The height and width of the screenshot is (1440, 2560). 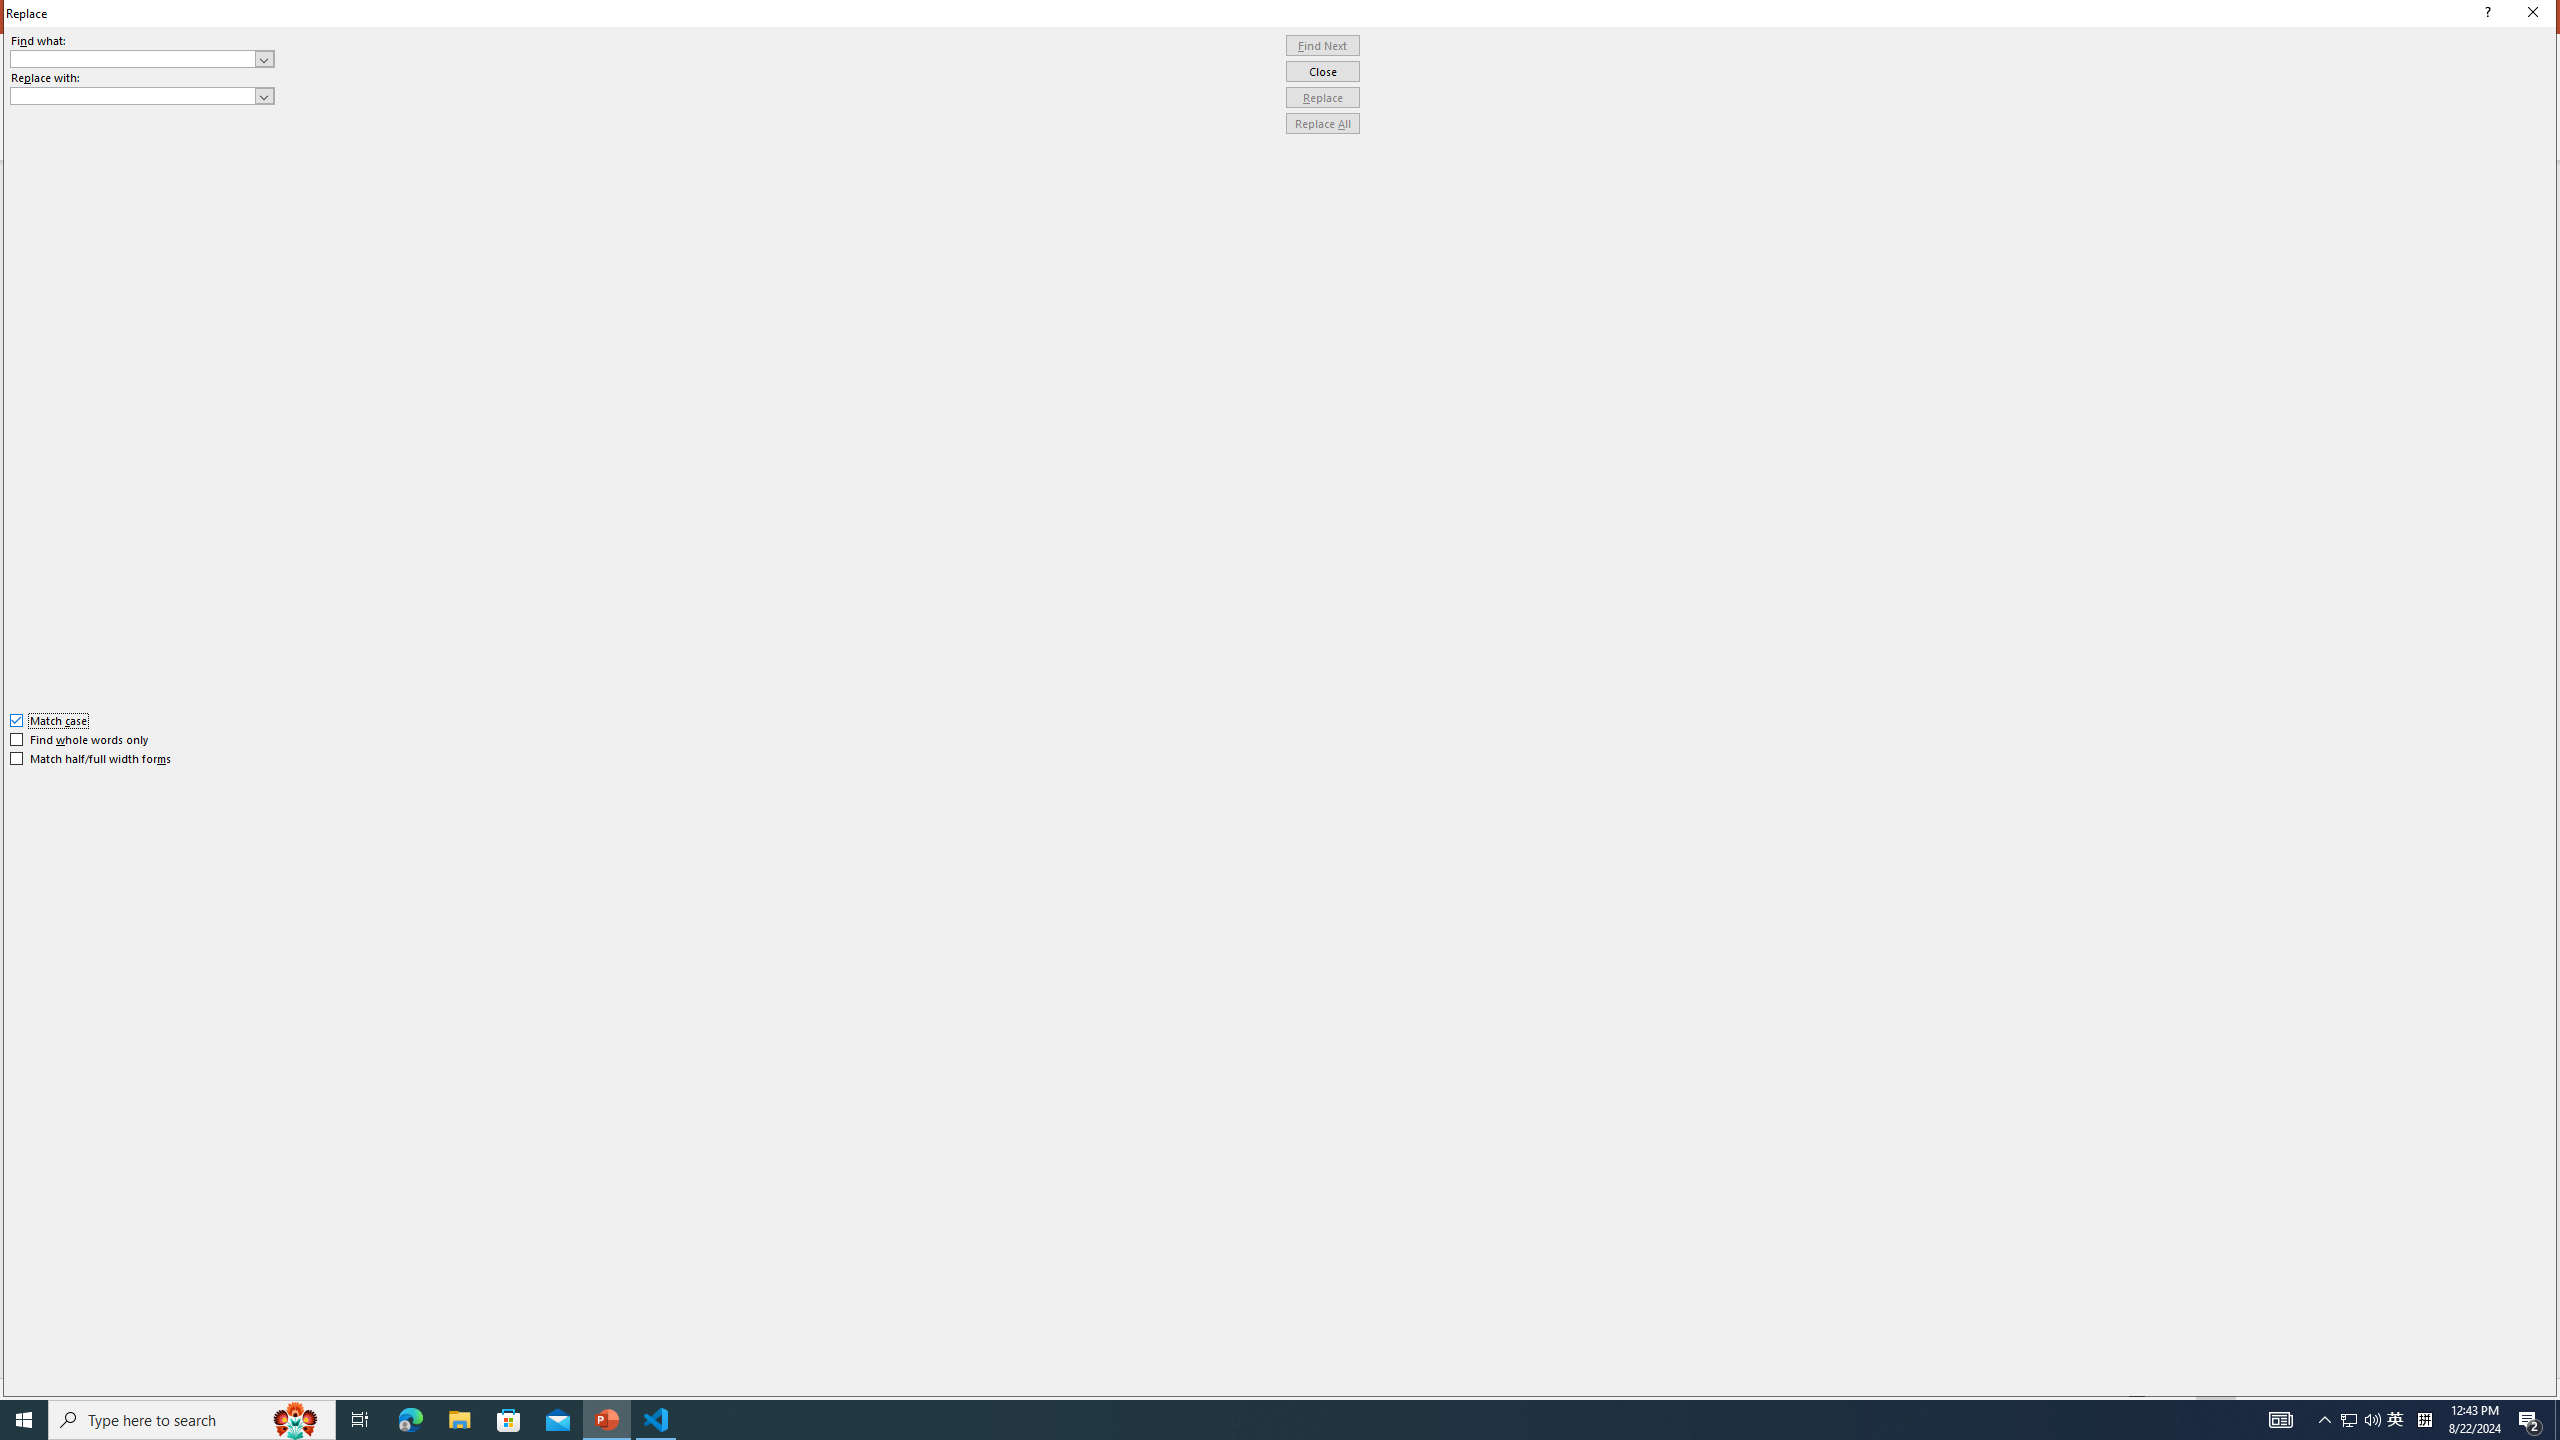 What do you see at coordinates (1322, 45) in the screenshot?
I see `'Find Next'` at bounding box center [1322, 45].